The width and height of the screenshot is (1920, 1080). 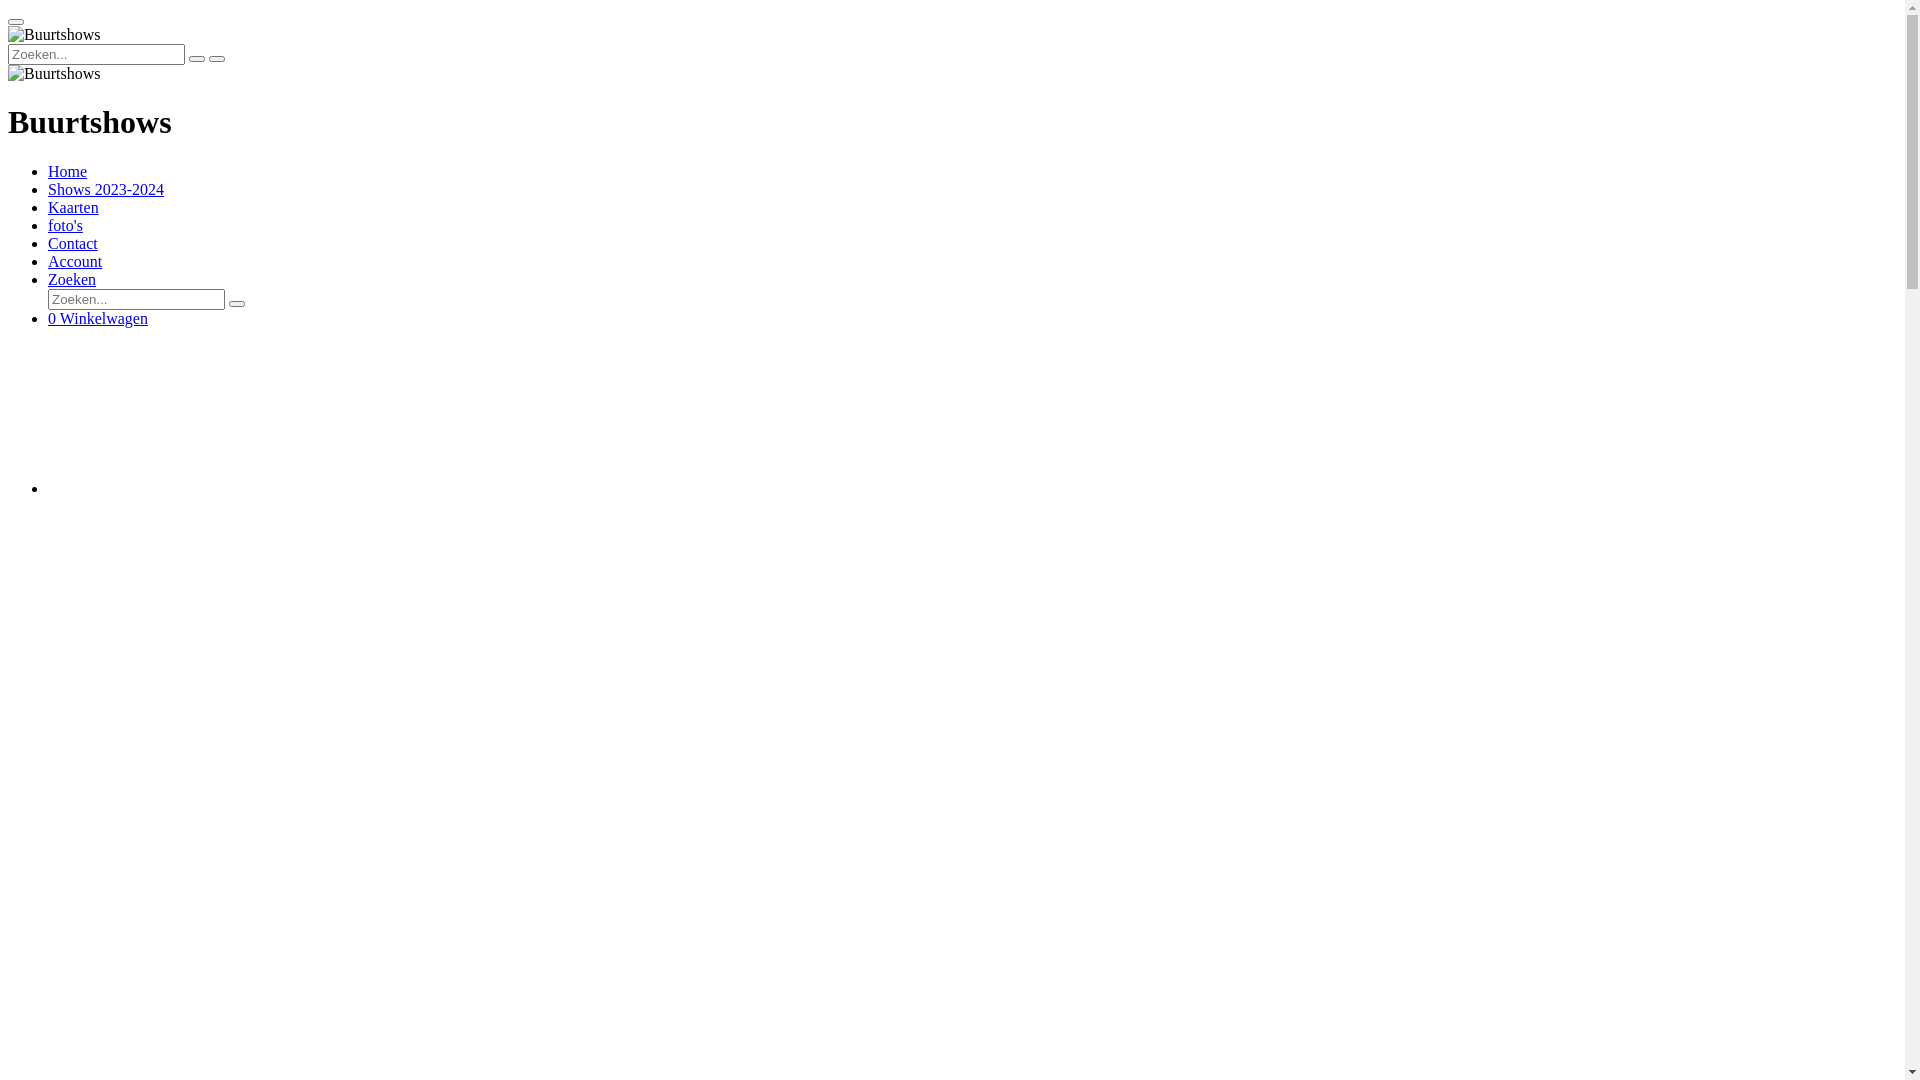 What do you see at coordinates (72, 242) in the screenshot?
I see `'Contact'` at bounding box center [72, 242].